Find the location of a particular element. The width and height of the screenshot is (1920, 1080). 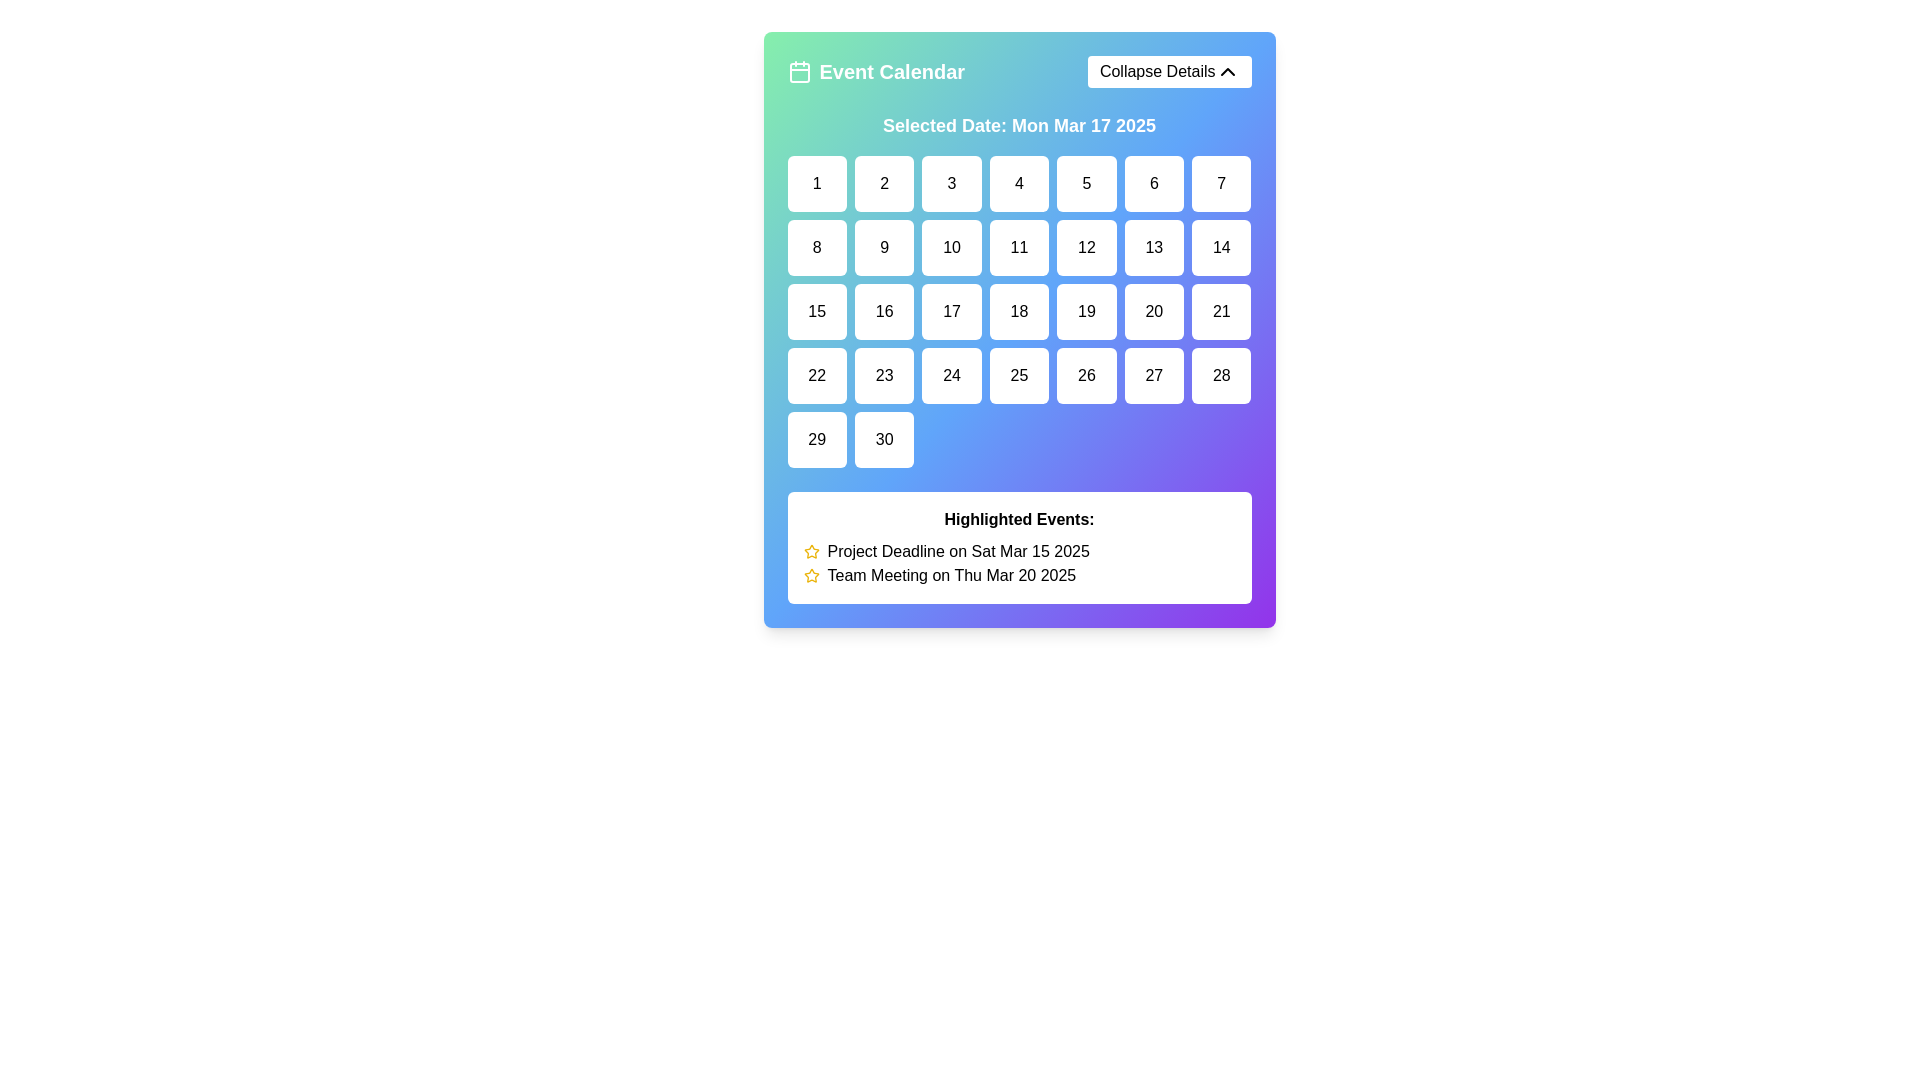

the button representing the 13th day in the calendar month, located in the second row and sixth column of the grid layout is located at coordinates (1154, 246).